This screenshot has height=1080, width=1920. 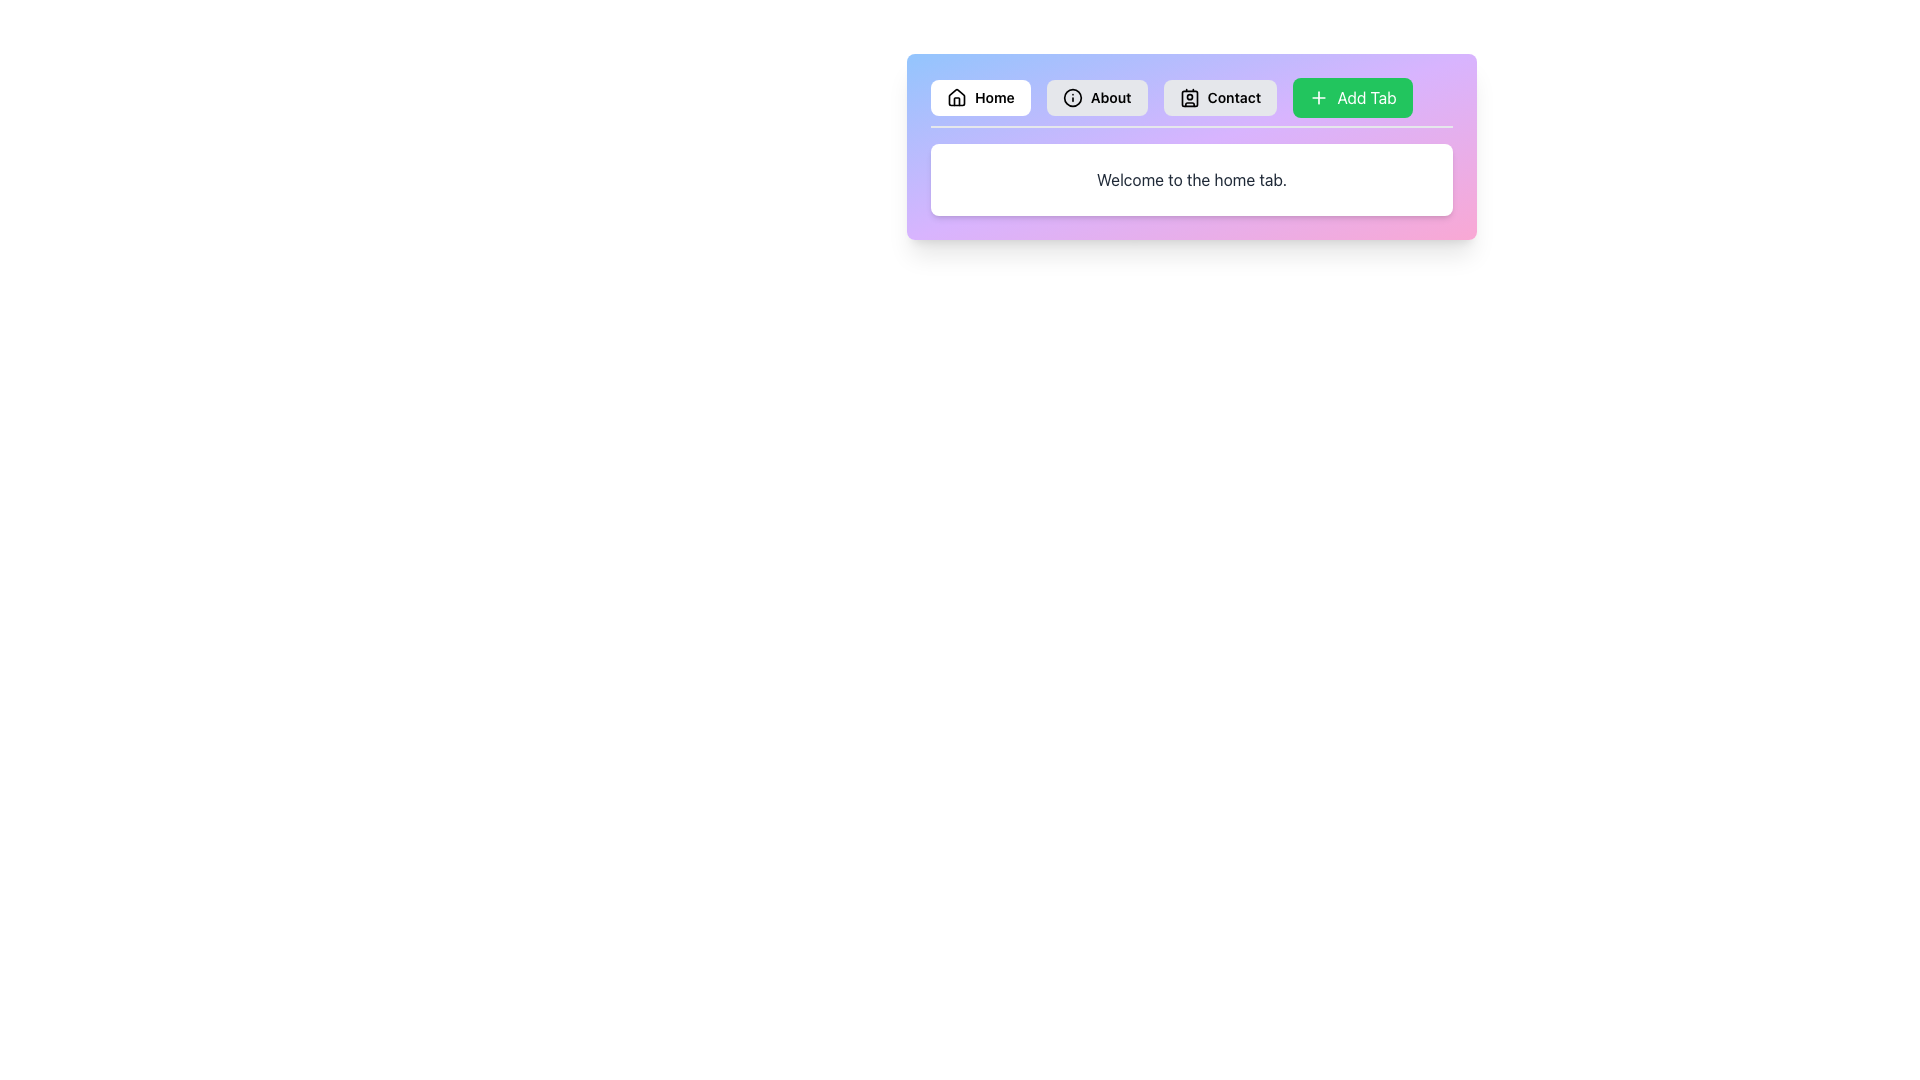 What do you see at coordinates (1219, 97) in the screenshot?
I see `the 'Contact' button, which is a rectangular button with rounded corners, located in the horizontal navigation bar between the 'About' and 'Add Tab' buttons` at bounding box center [1219, 97].